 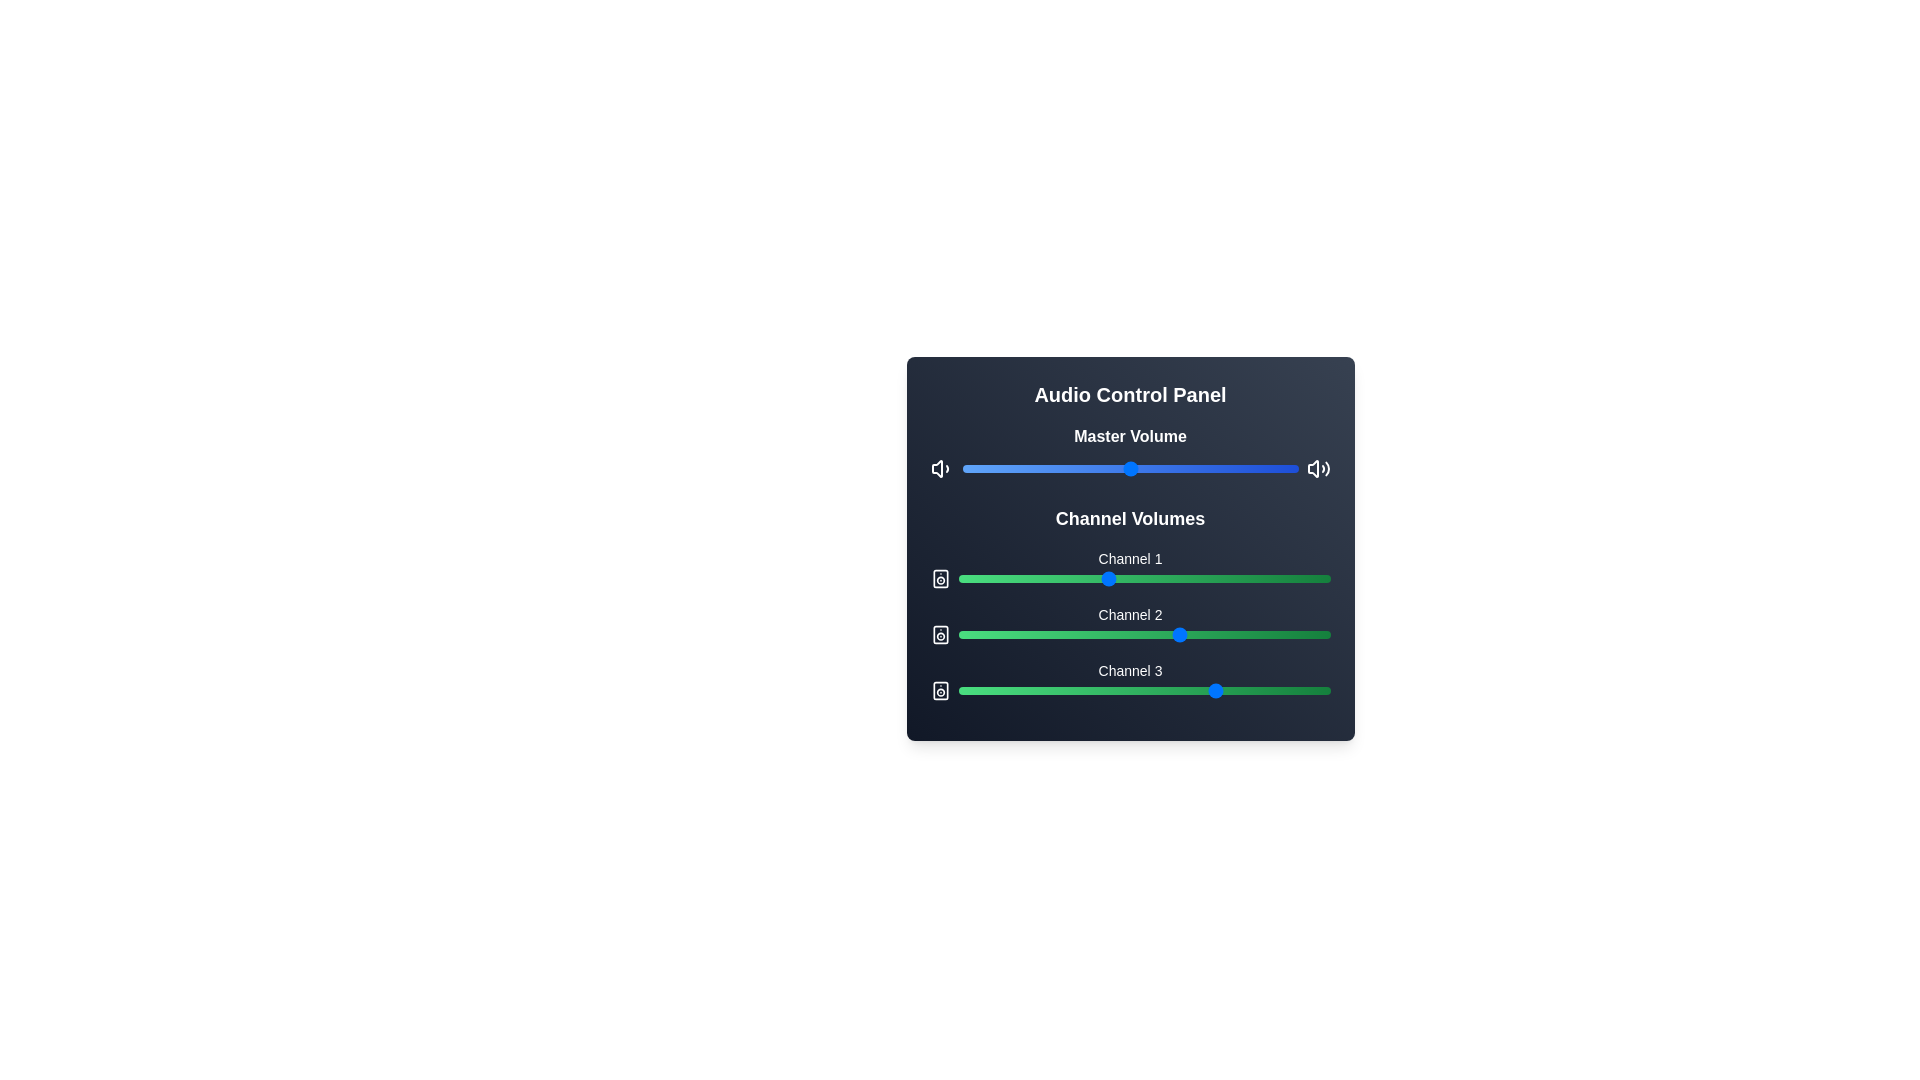 I want to click on the 'Channel 3' slider control on the green bar, so click(x=1130, y=680).